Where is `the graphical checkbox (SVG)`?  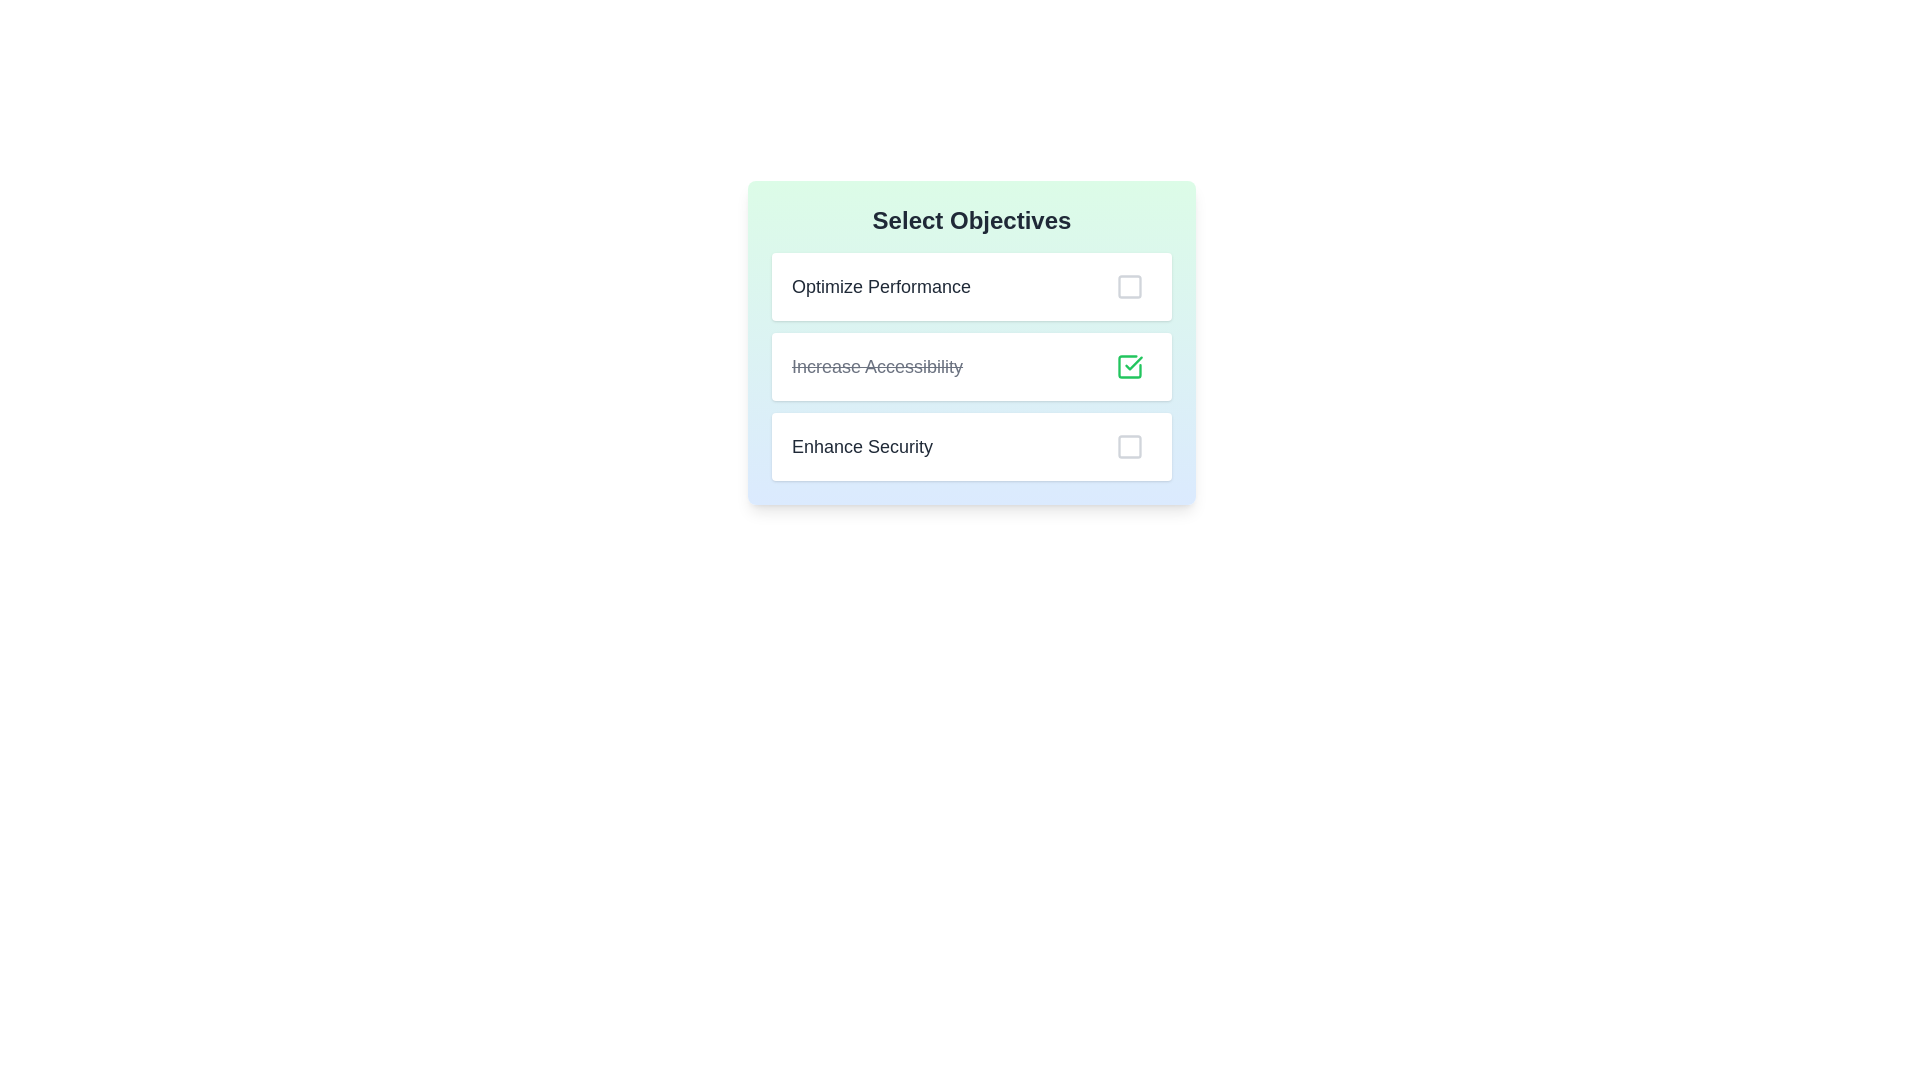 the graphical checkbox (SVG) is located at coordinates (1134, 363).